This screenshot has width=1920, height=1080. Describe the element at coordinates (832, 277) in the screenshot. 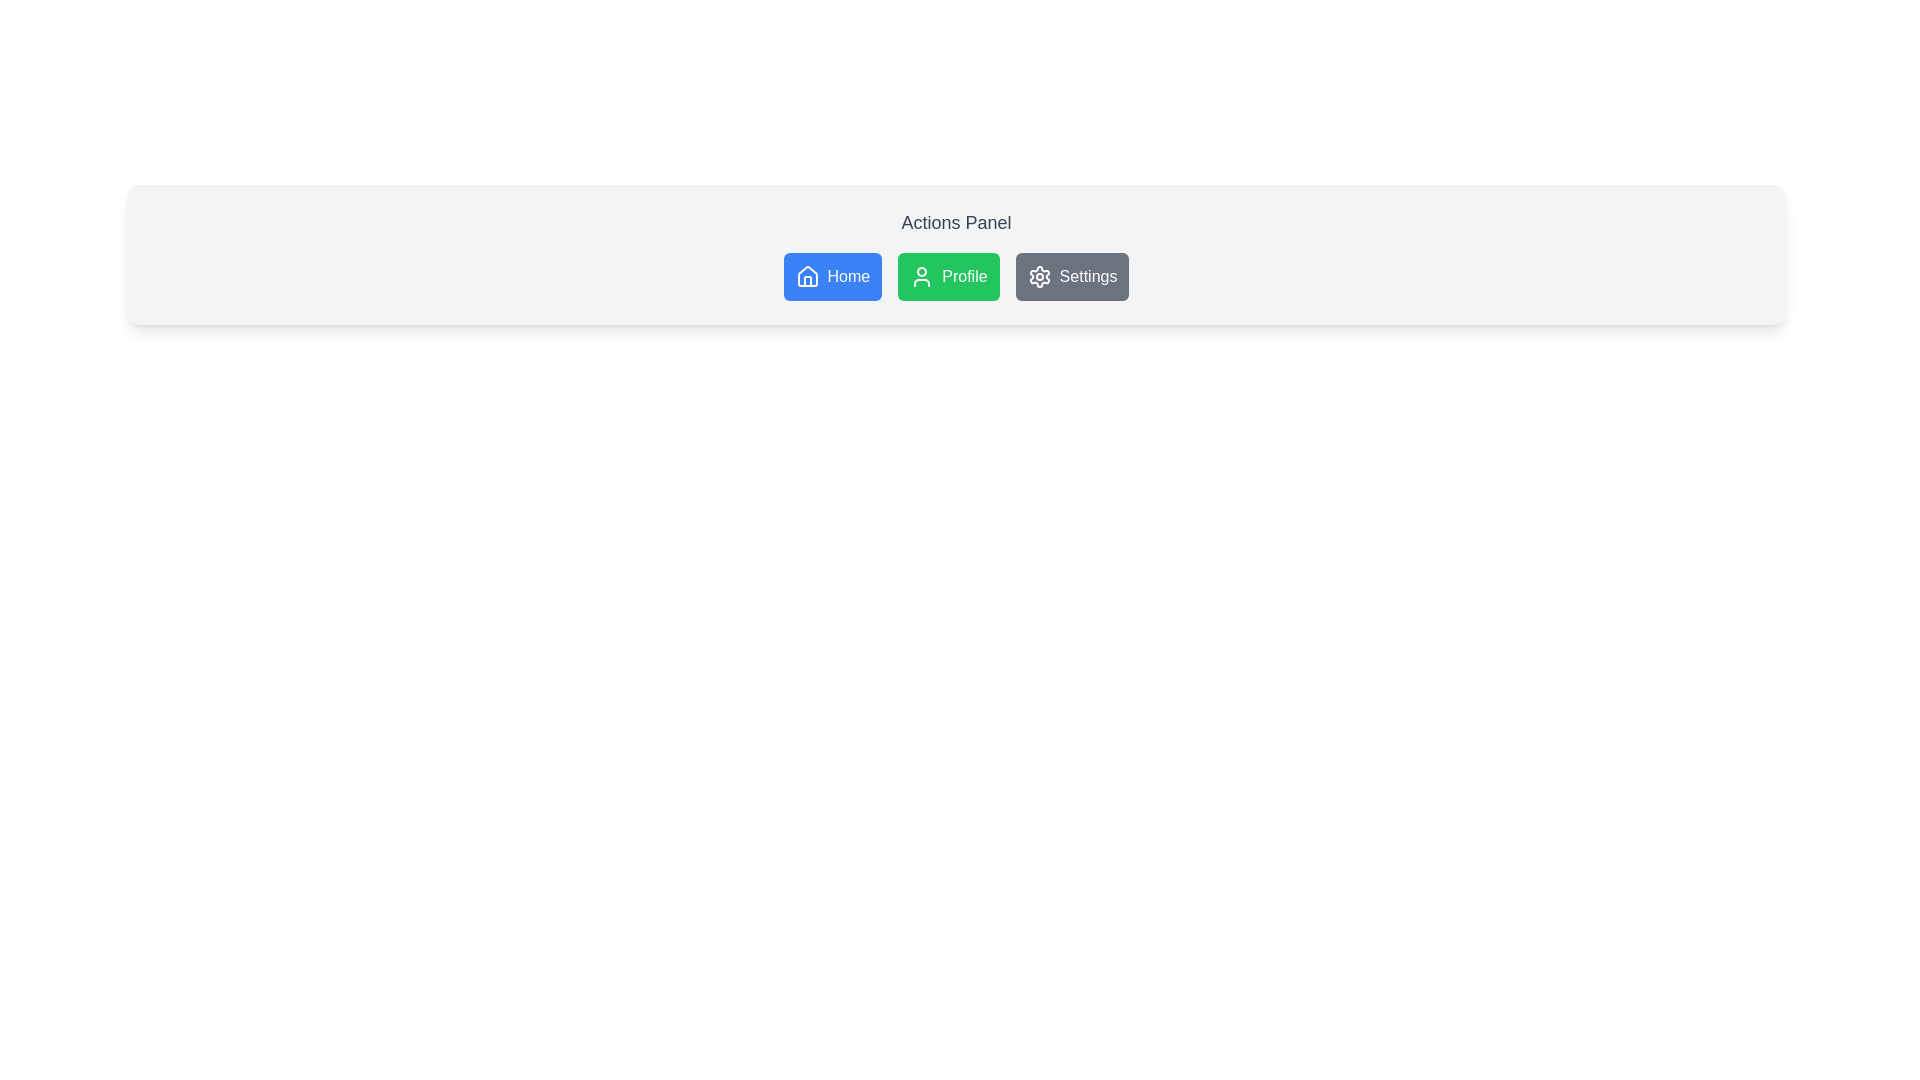

I see `the blue 'Home' button with rounded corners that features a white house icon` at that location.